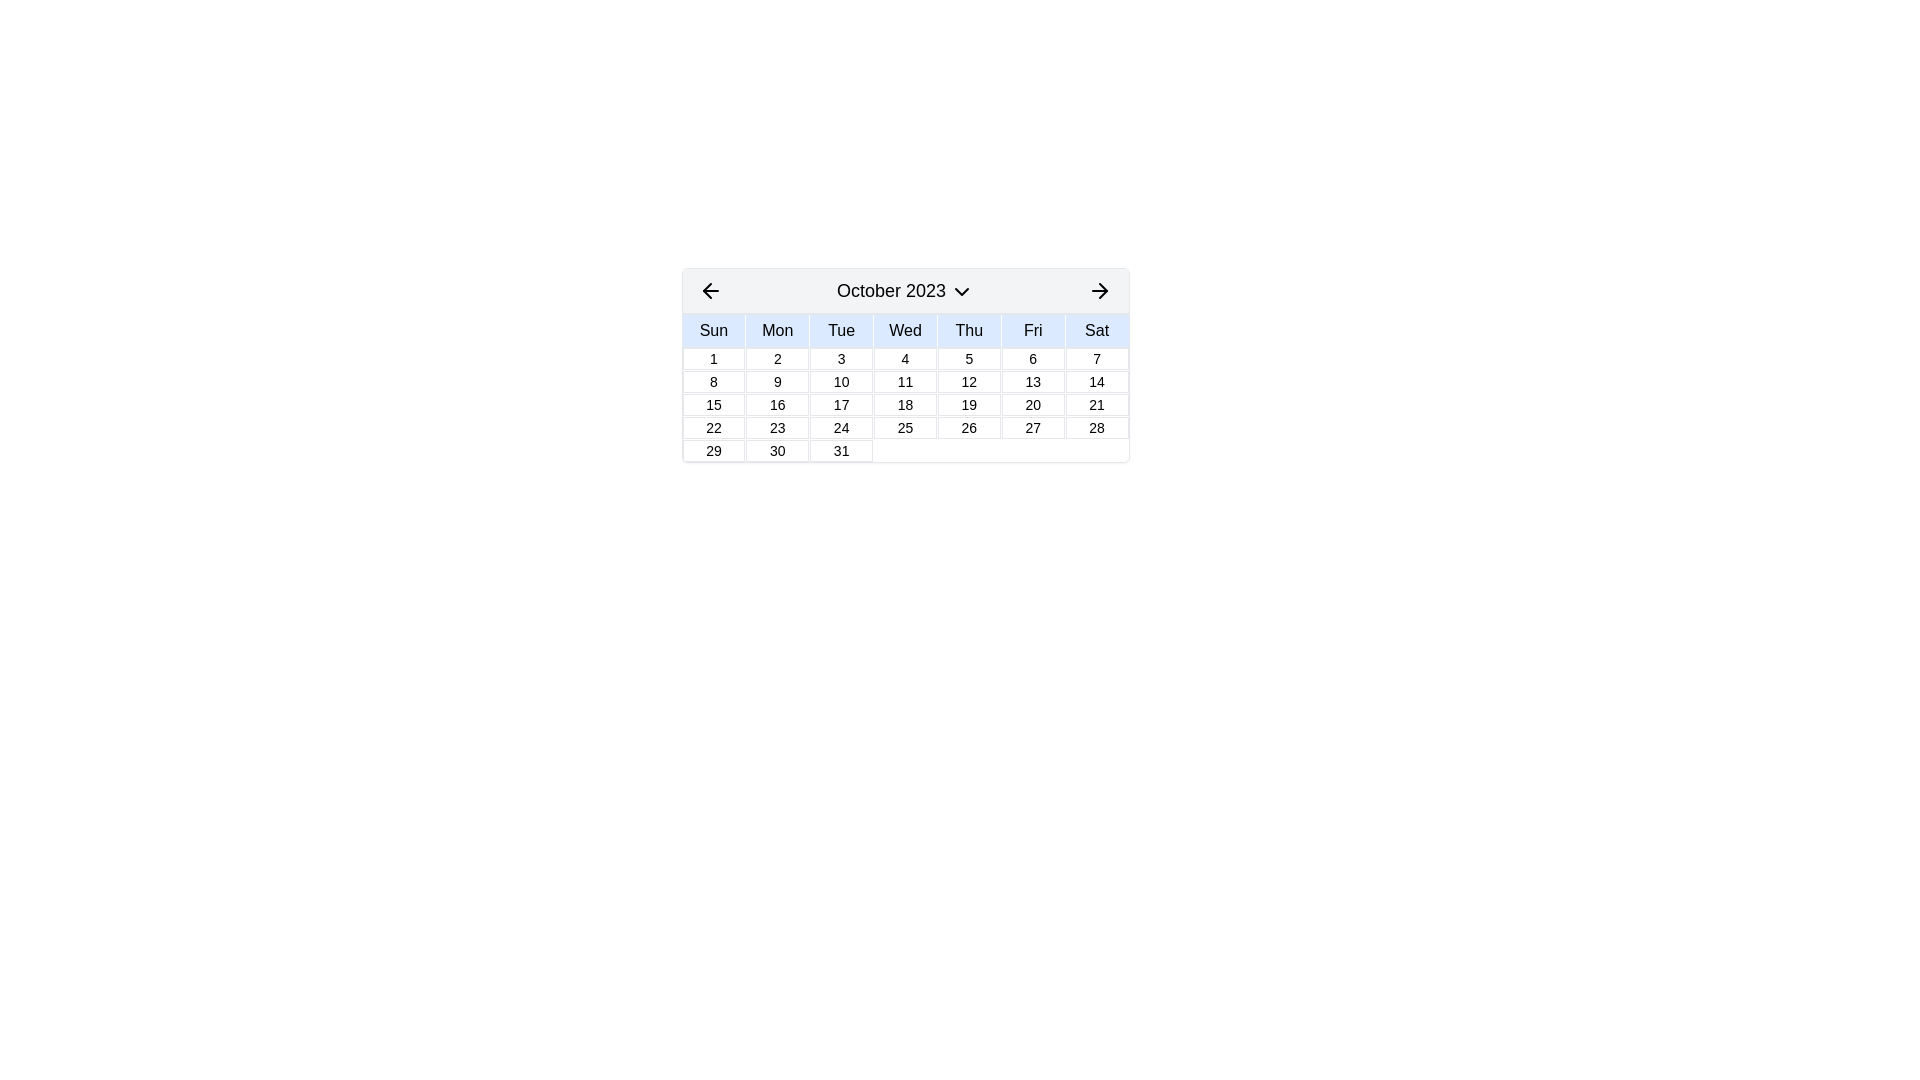 This screenshot has height=1080, width=1920. What do you see at coordinates (776, 381) in the screenshot?
I see `the grid cell representing the number '9' in the second row and second column of the calendar interface` at bounding box center [776, 381].